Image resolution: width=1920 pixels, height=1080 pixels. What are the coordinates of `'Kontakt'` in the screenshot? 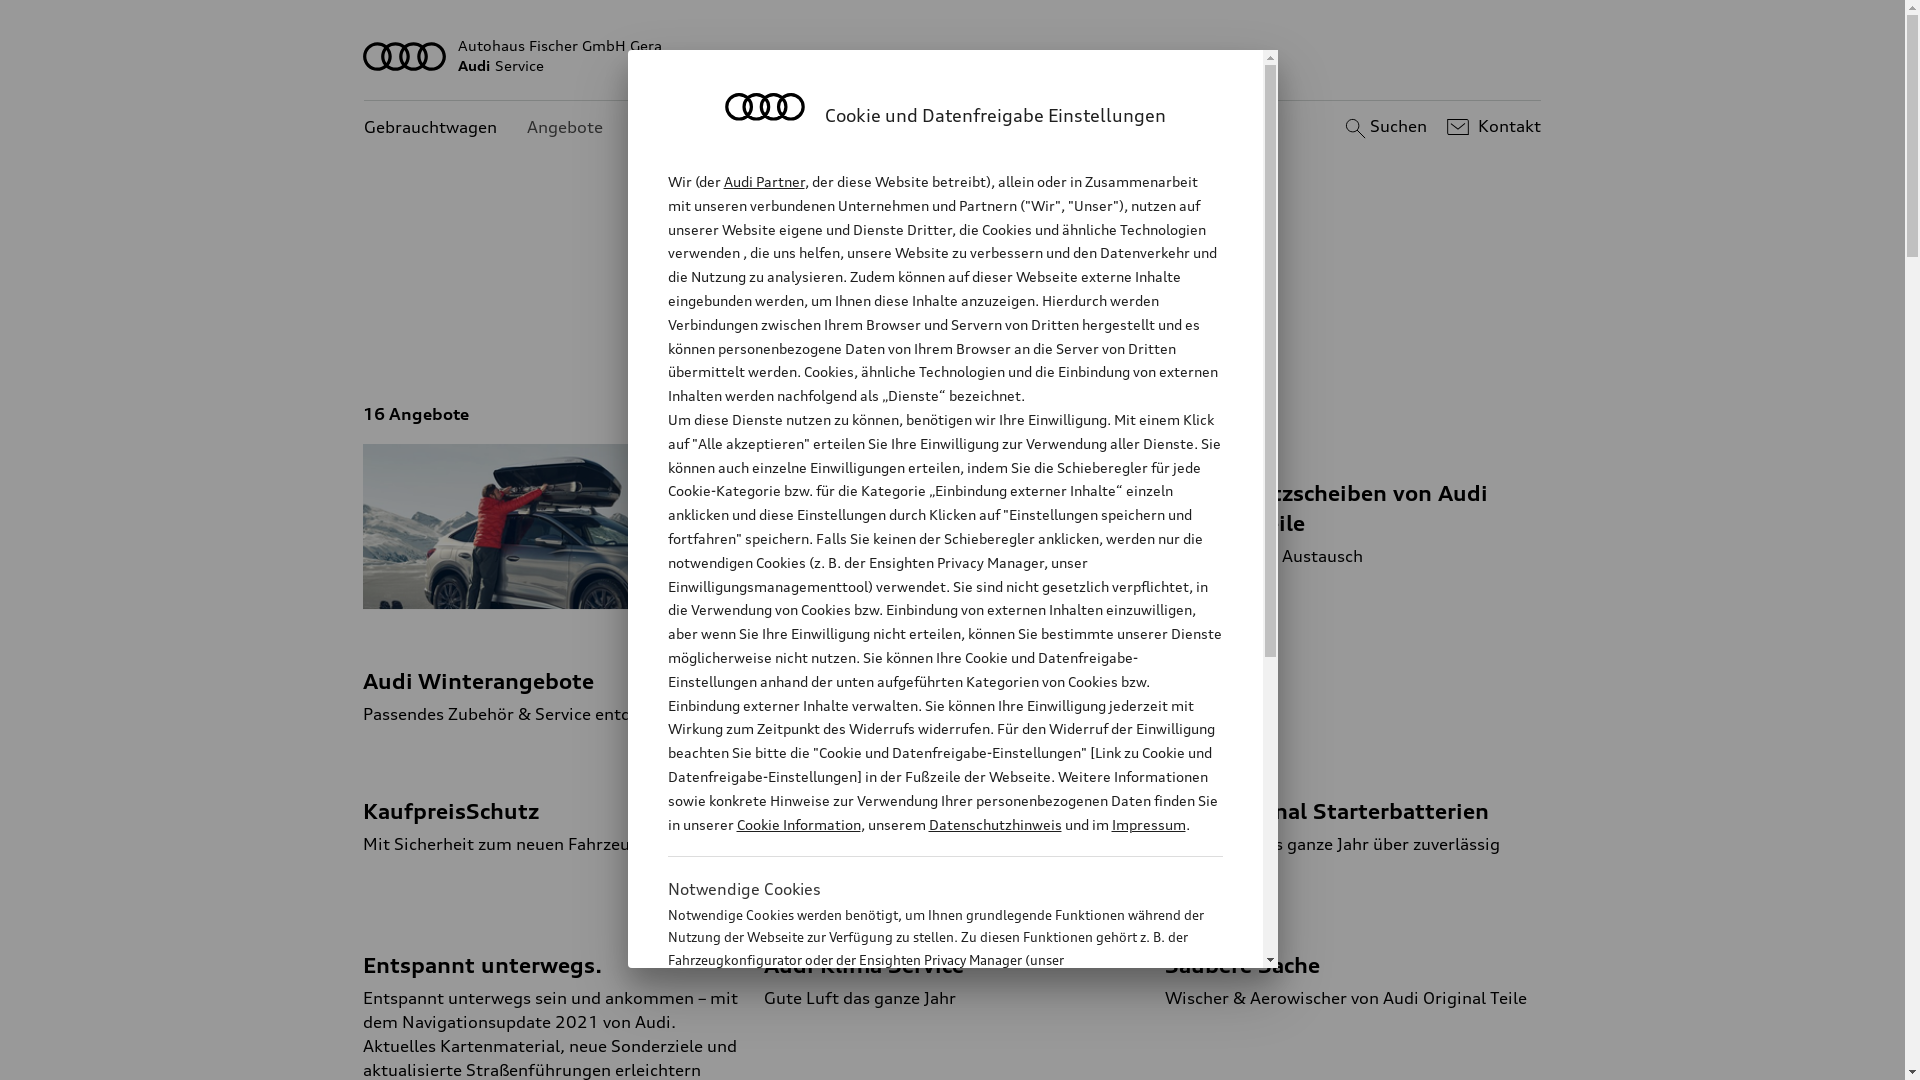 It's located at (1491, 127).